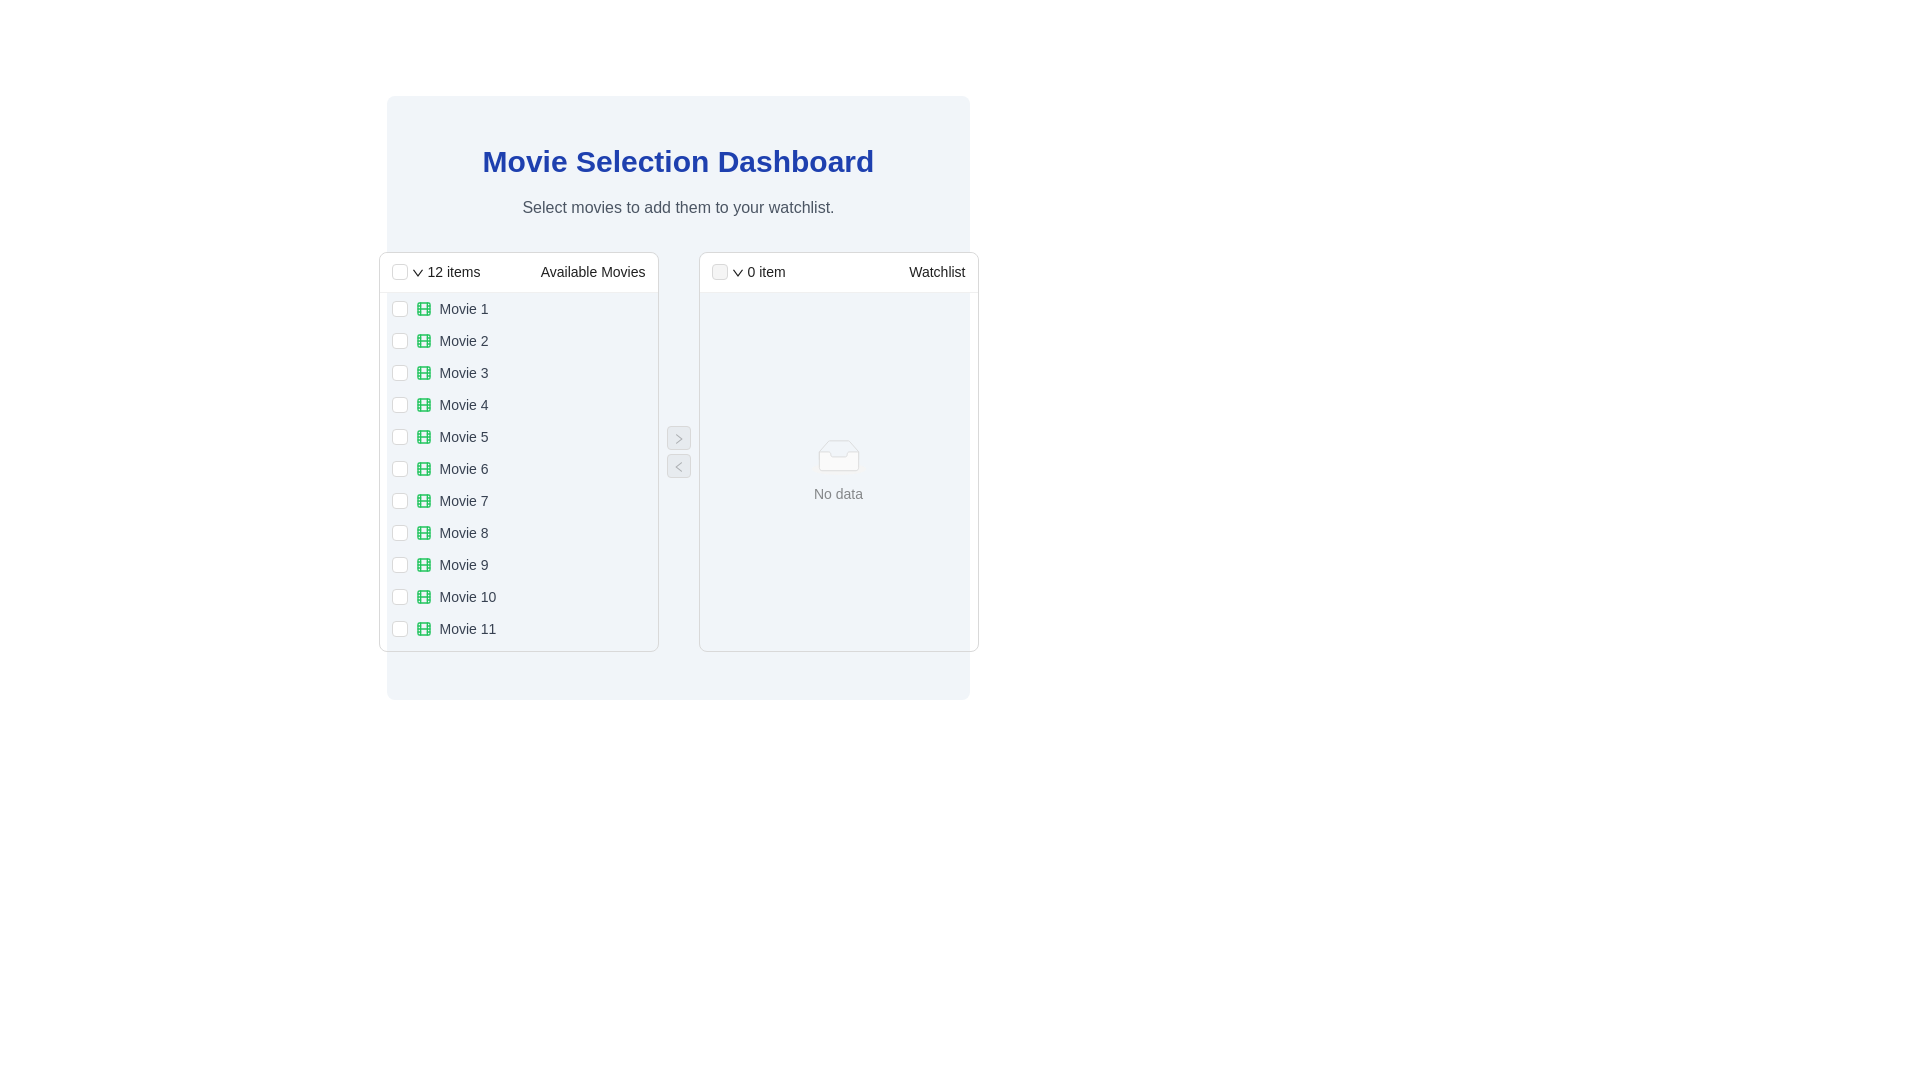  Describe the element at coordinates (466, 596) in the screenshot. I see `the text label` at that location.